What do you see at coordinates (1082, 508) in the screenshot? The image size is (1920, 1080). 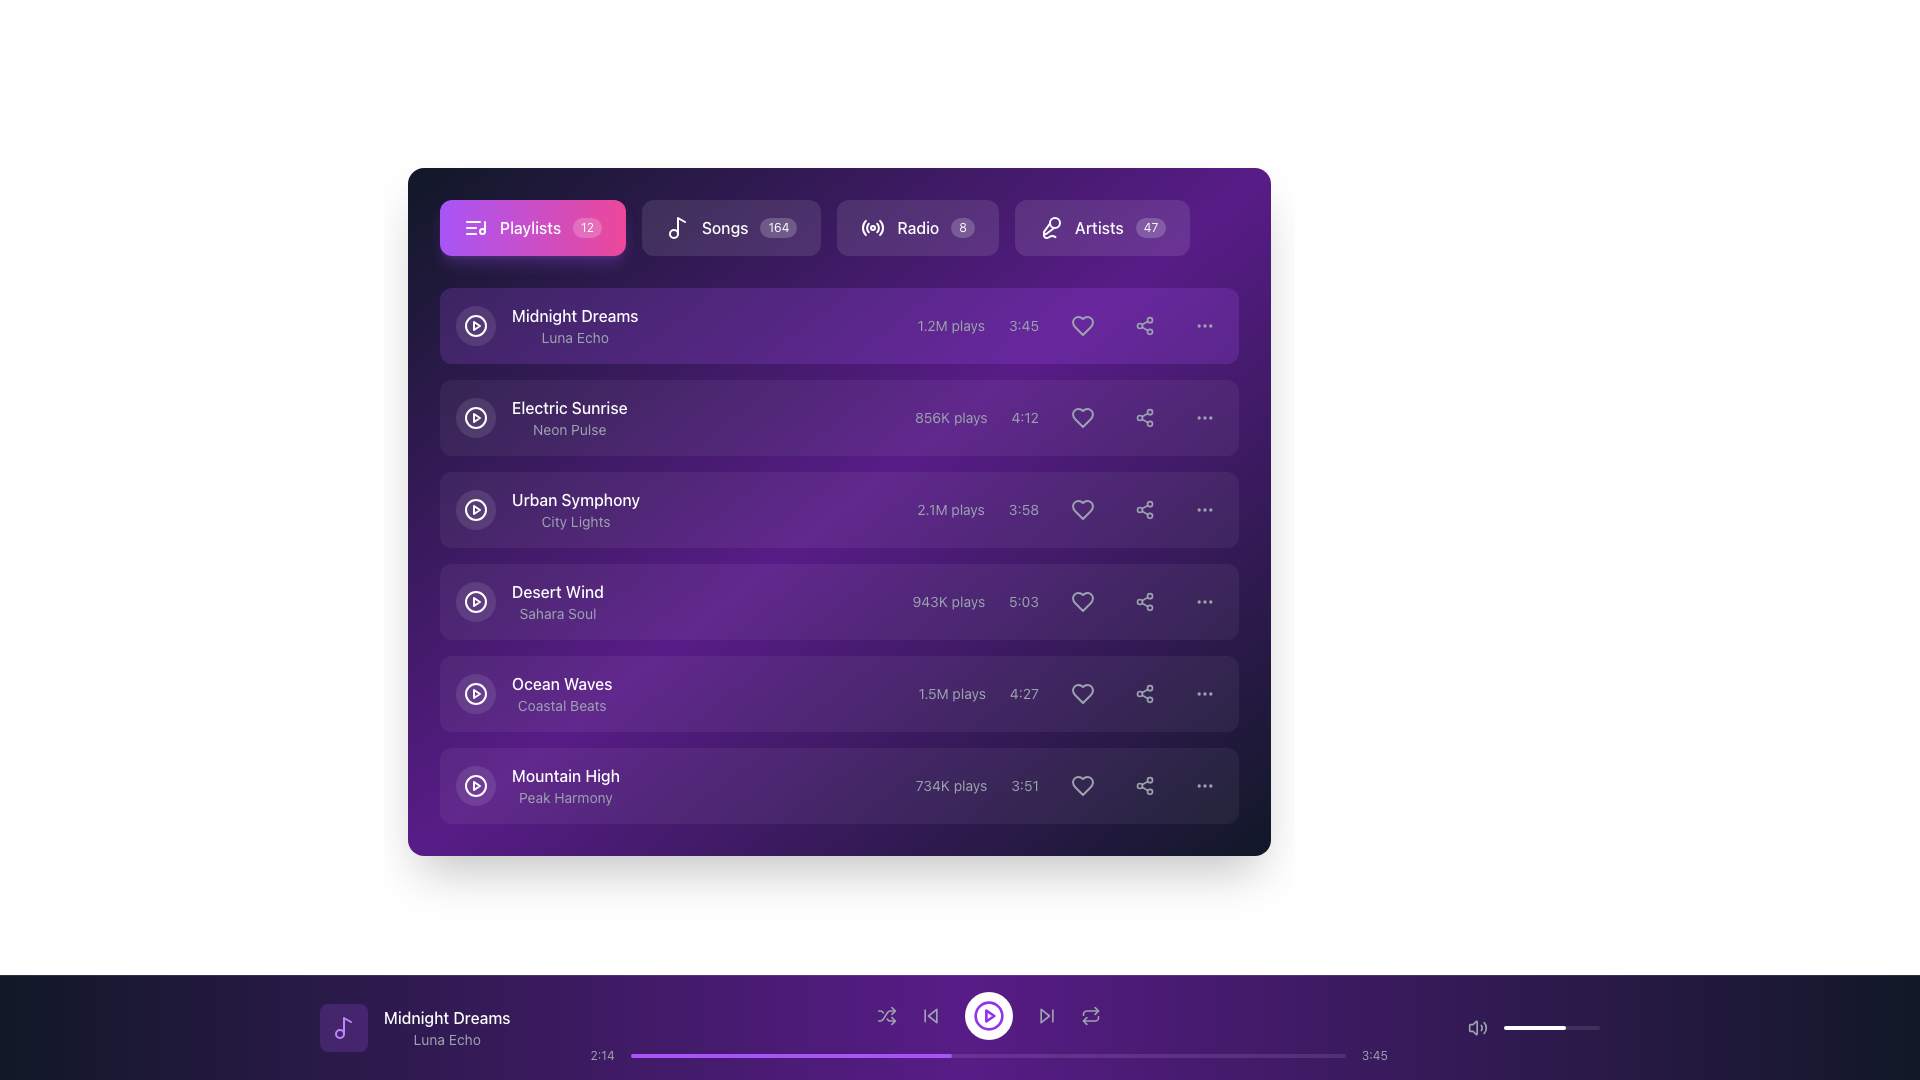 I see `the heart-shaped icon button located in the third row of the 'Urban Symphony' entry` at bounding box center [1082, 508].